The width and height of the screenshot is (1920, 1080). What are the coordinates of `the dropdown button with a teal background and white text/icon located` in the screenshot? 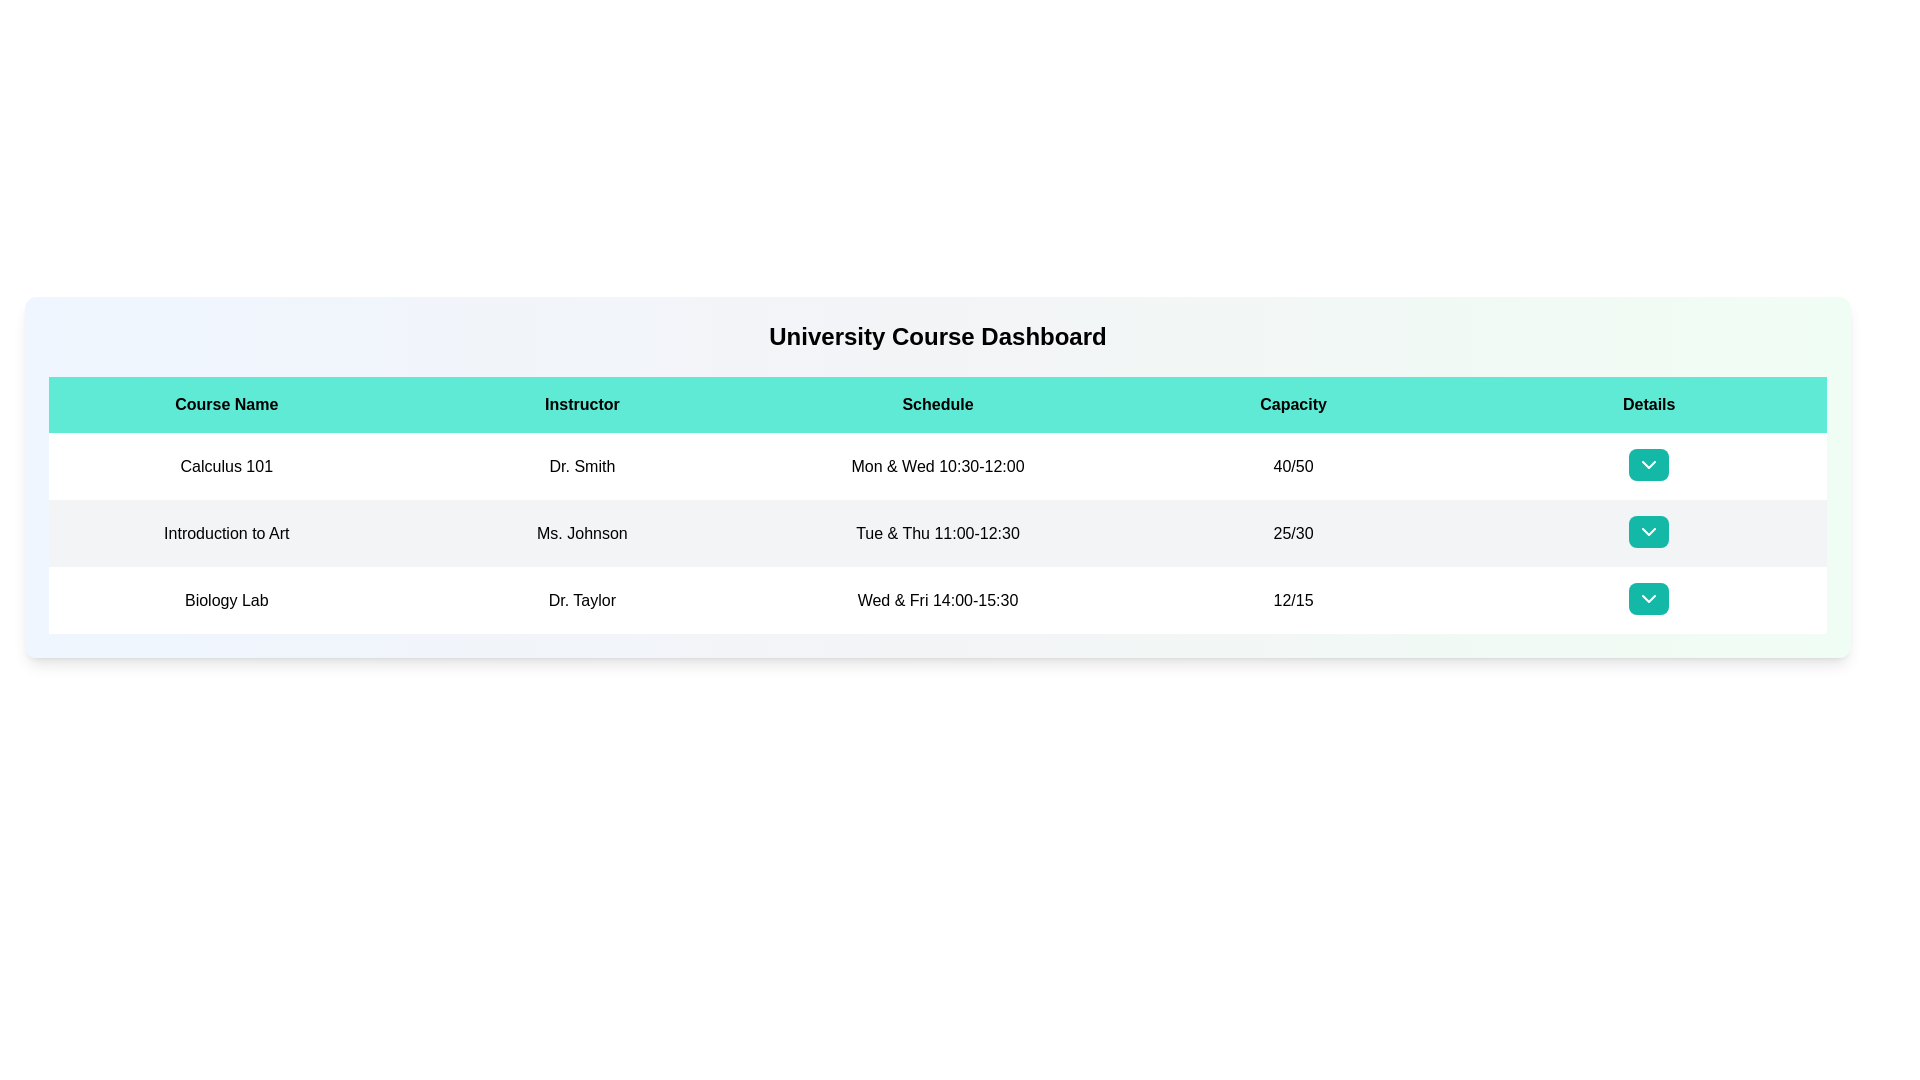 It's located at (1649, 466).